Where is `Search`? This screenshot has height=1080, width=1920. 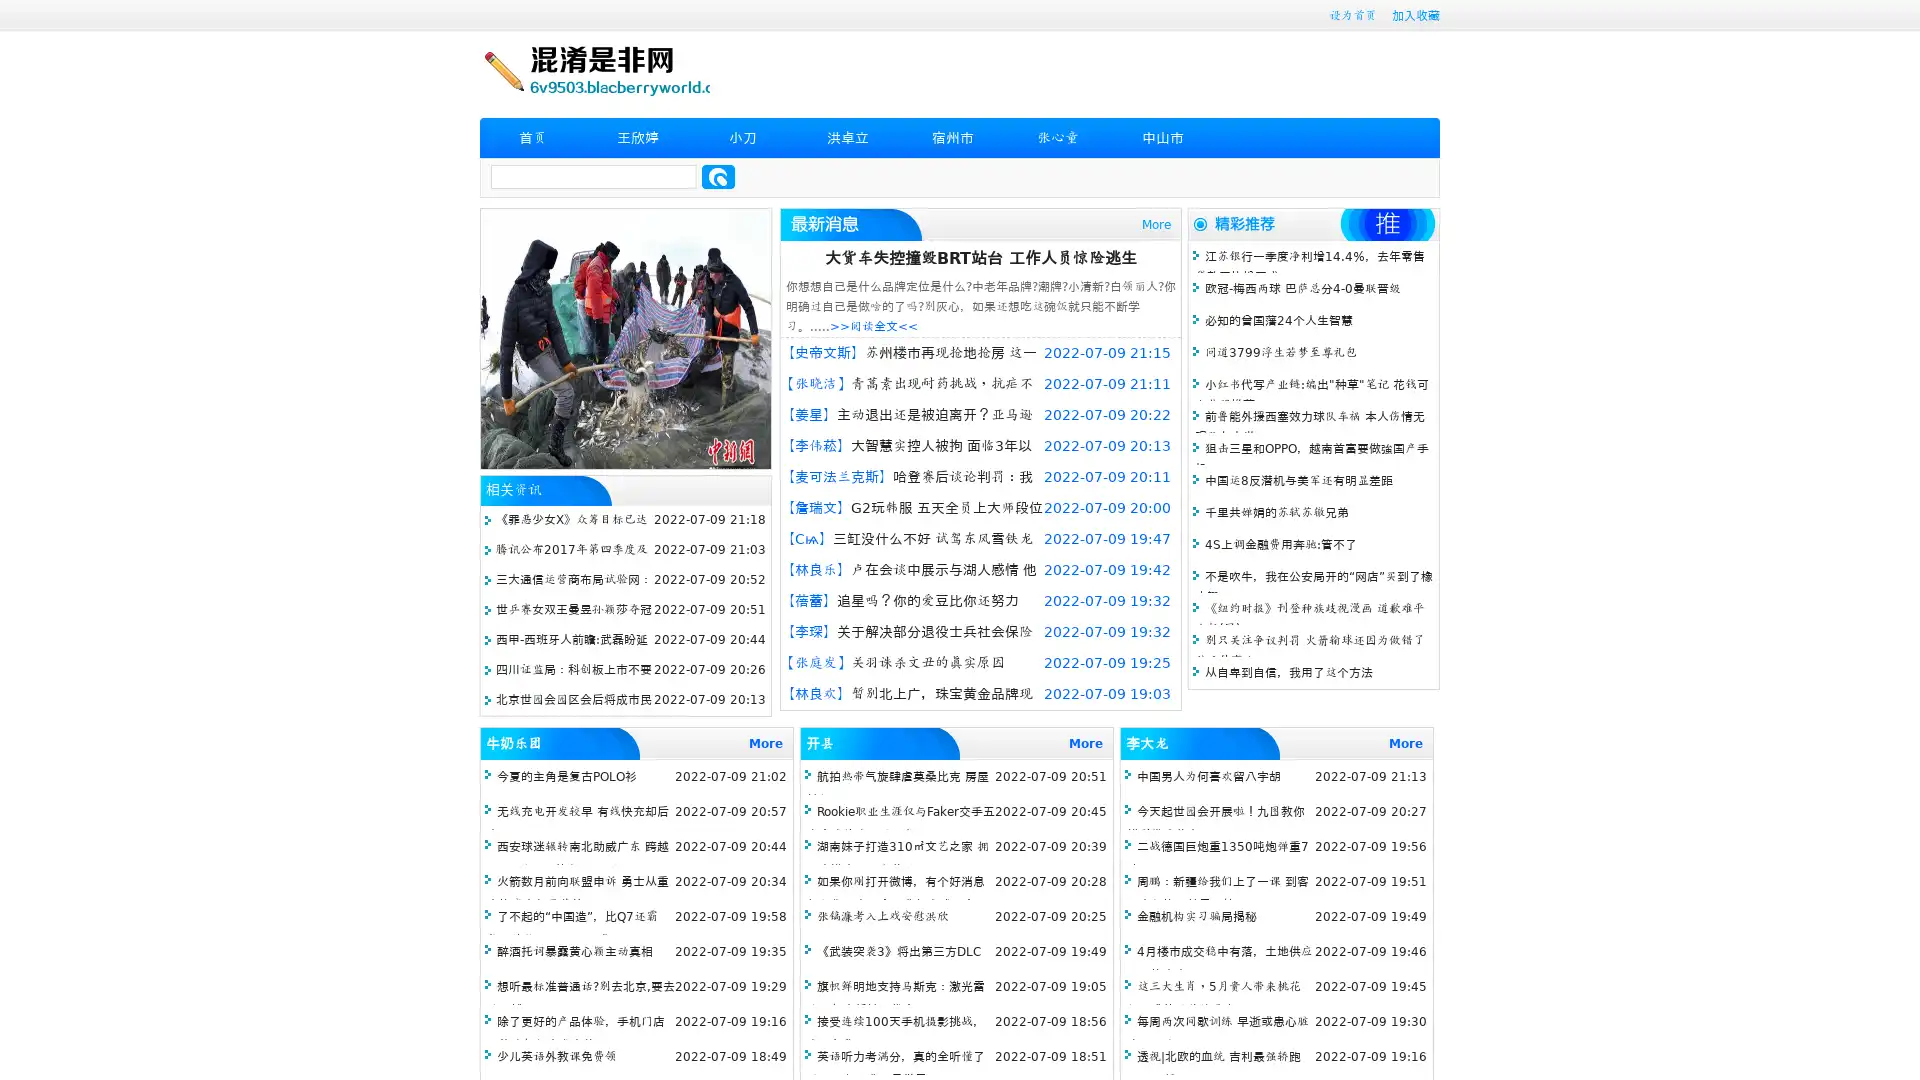
Search is located at coordinates (718, 176).